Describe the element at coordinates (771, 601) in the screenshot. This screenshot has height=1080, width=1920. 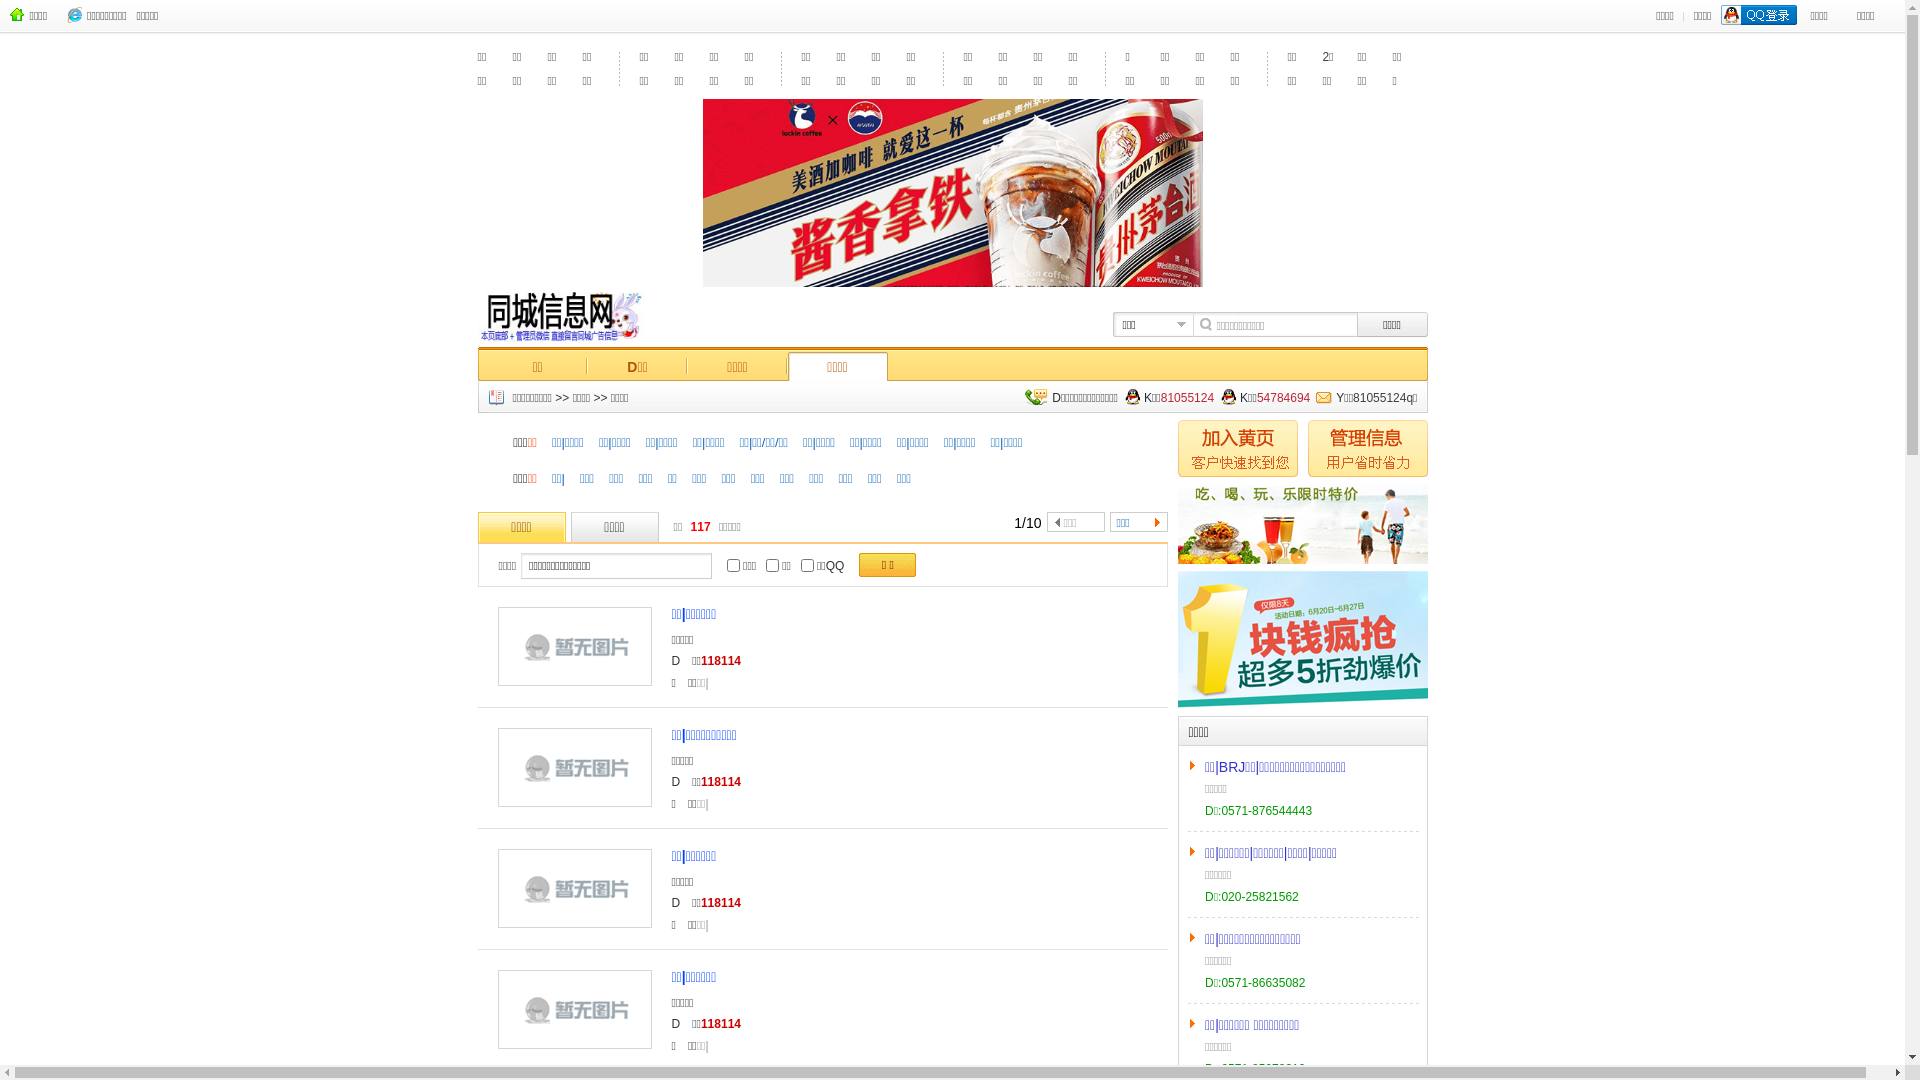
I see `'on'` at that location.